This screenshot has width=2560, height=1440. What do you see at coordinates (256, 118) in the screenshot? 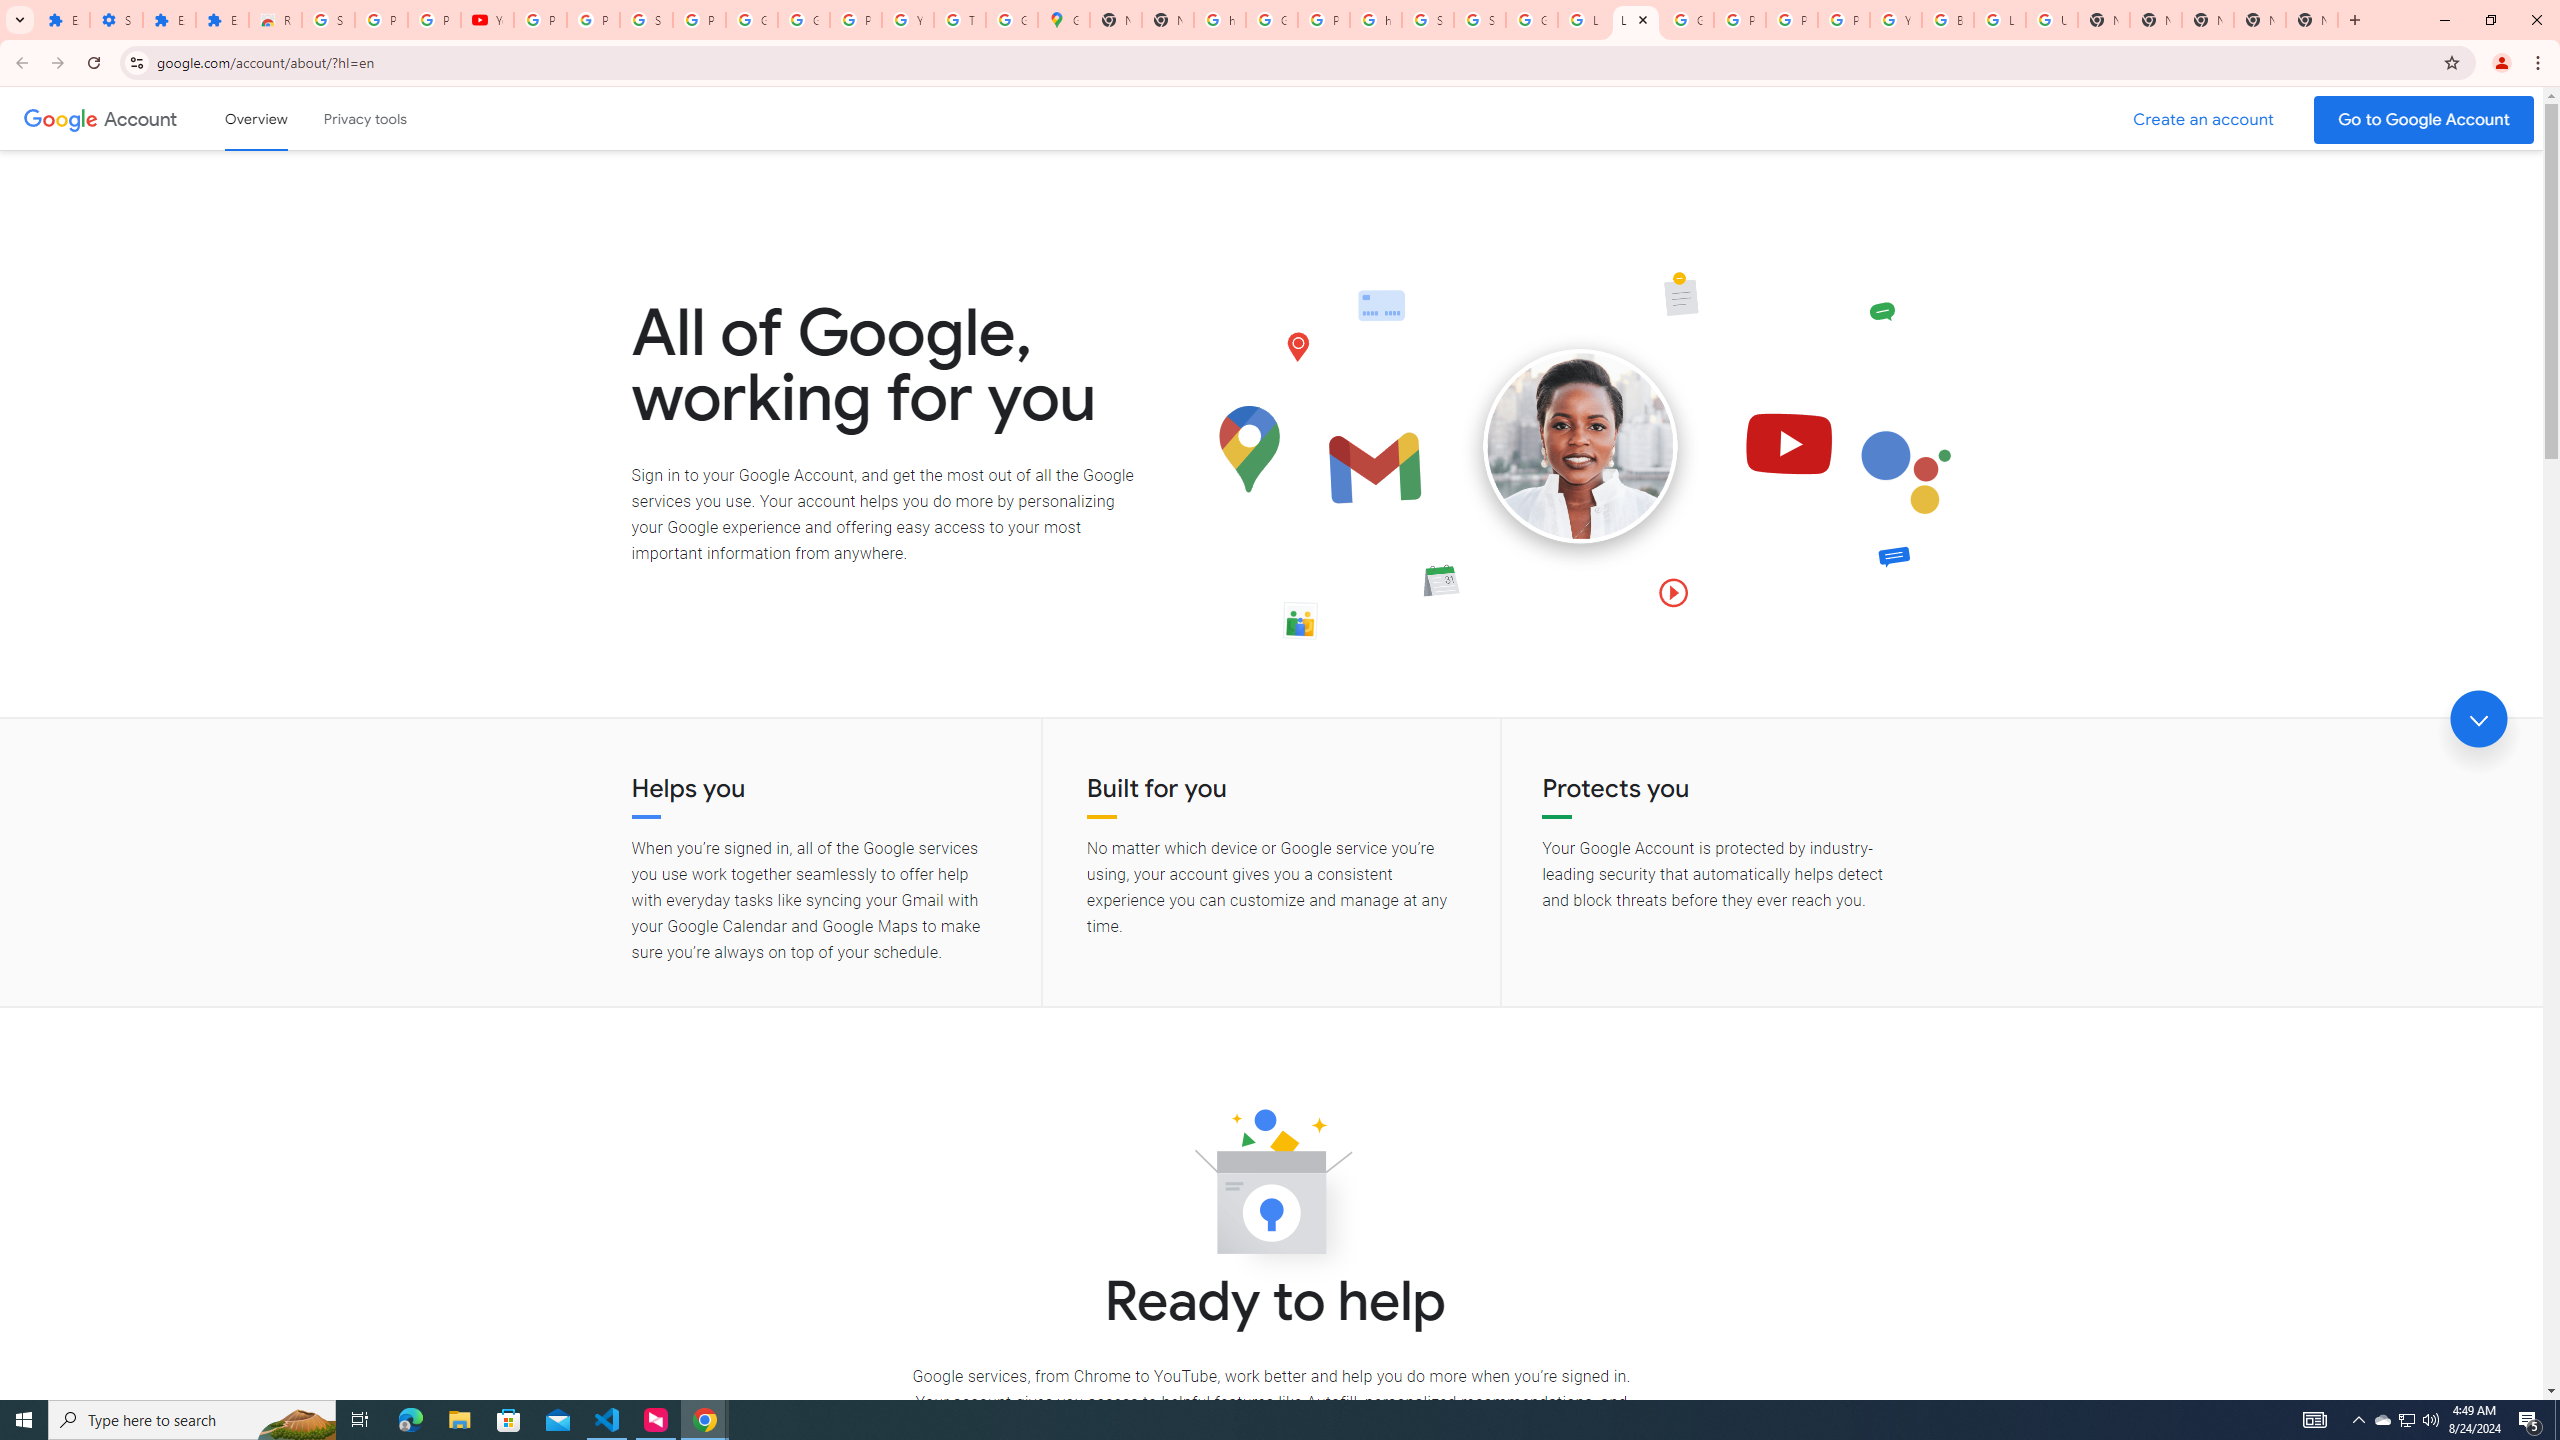
I see `'Google Account overview'` at bounding box center [256, 118].